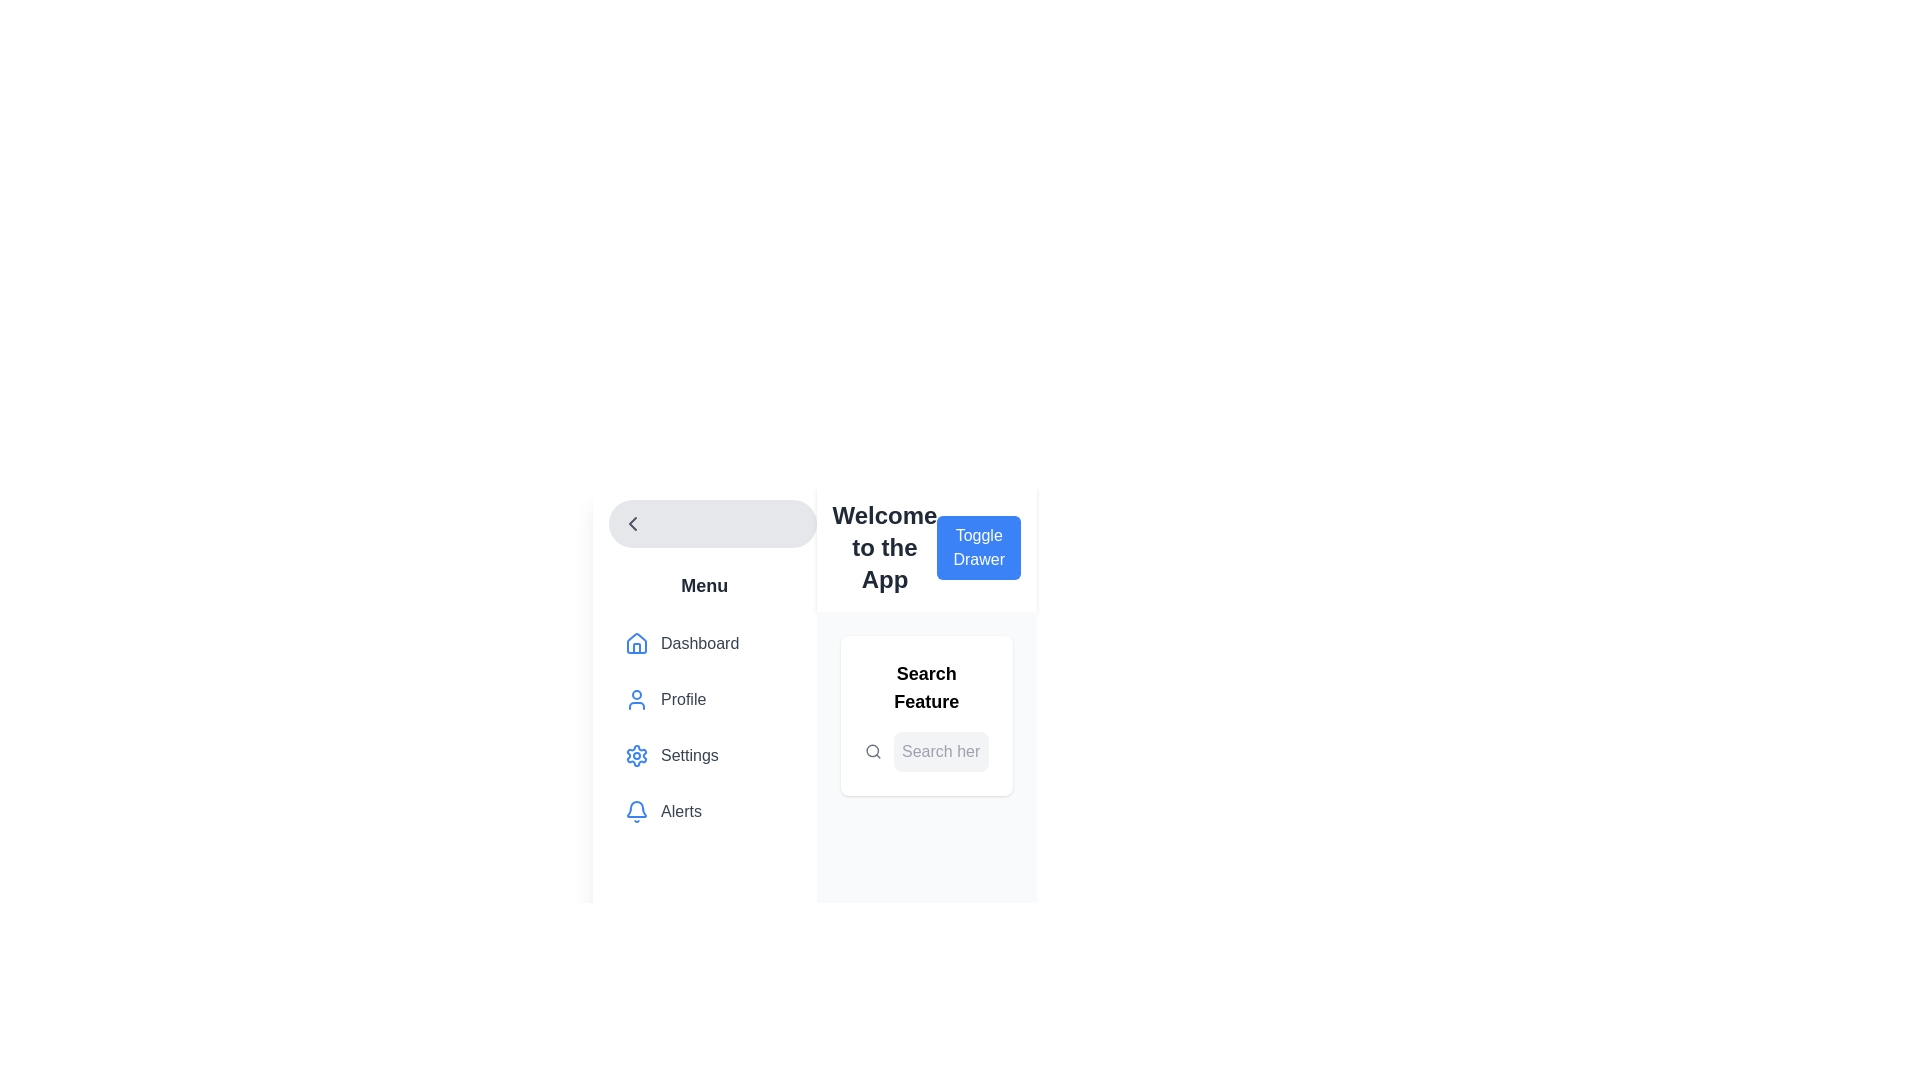 The image size is (1920, 1080). What do you see at coordinates (681, 812) in the screenshot?
I see `the 'Alerts' static text label in the sidebar menu` at bounding box center [681, 812].